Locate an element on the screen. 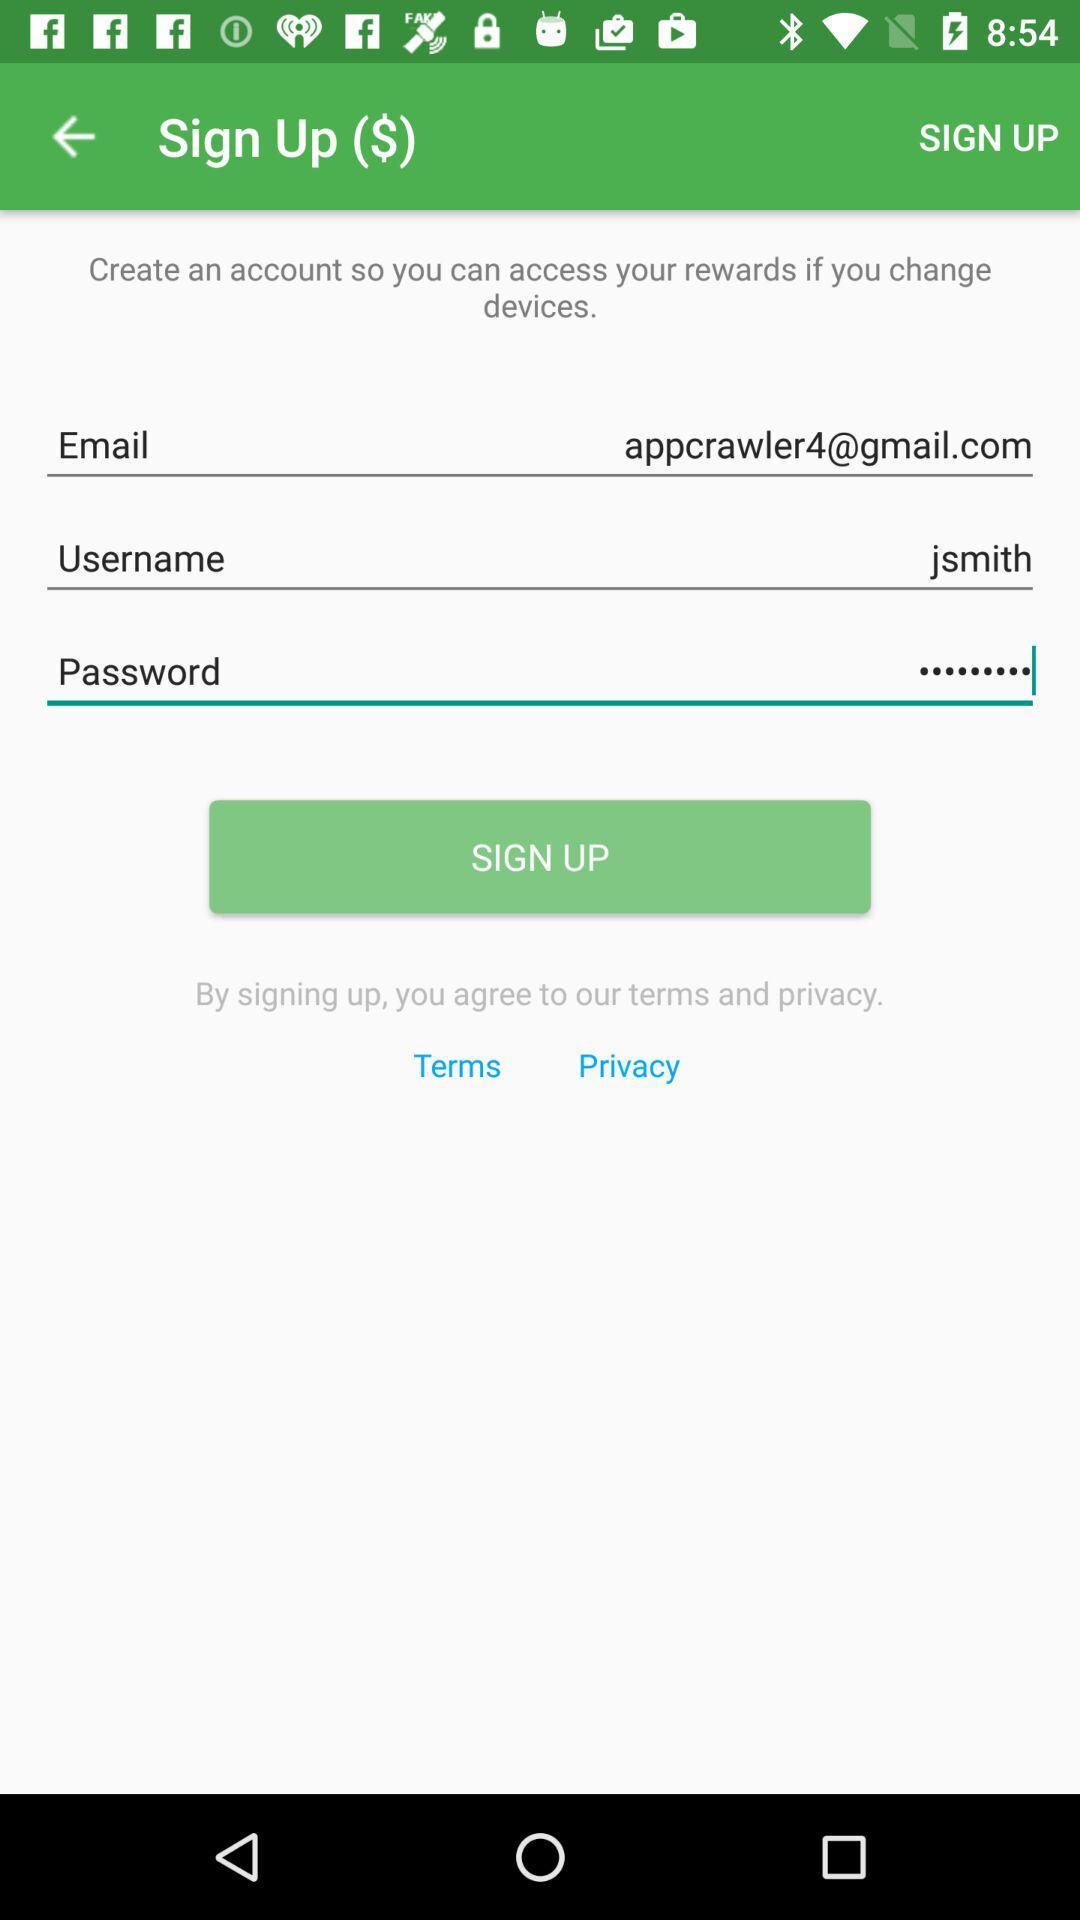 This screenshot has height=1920, width=1080. email text field above username text field is located at coordinates (540, 439).